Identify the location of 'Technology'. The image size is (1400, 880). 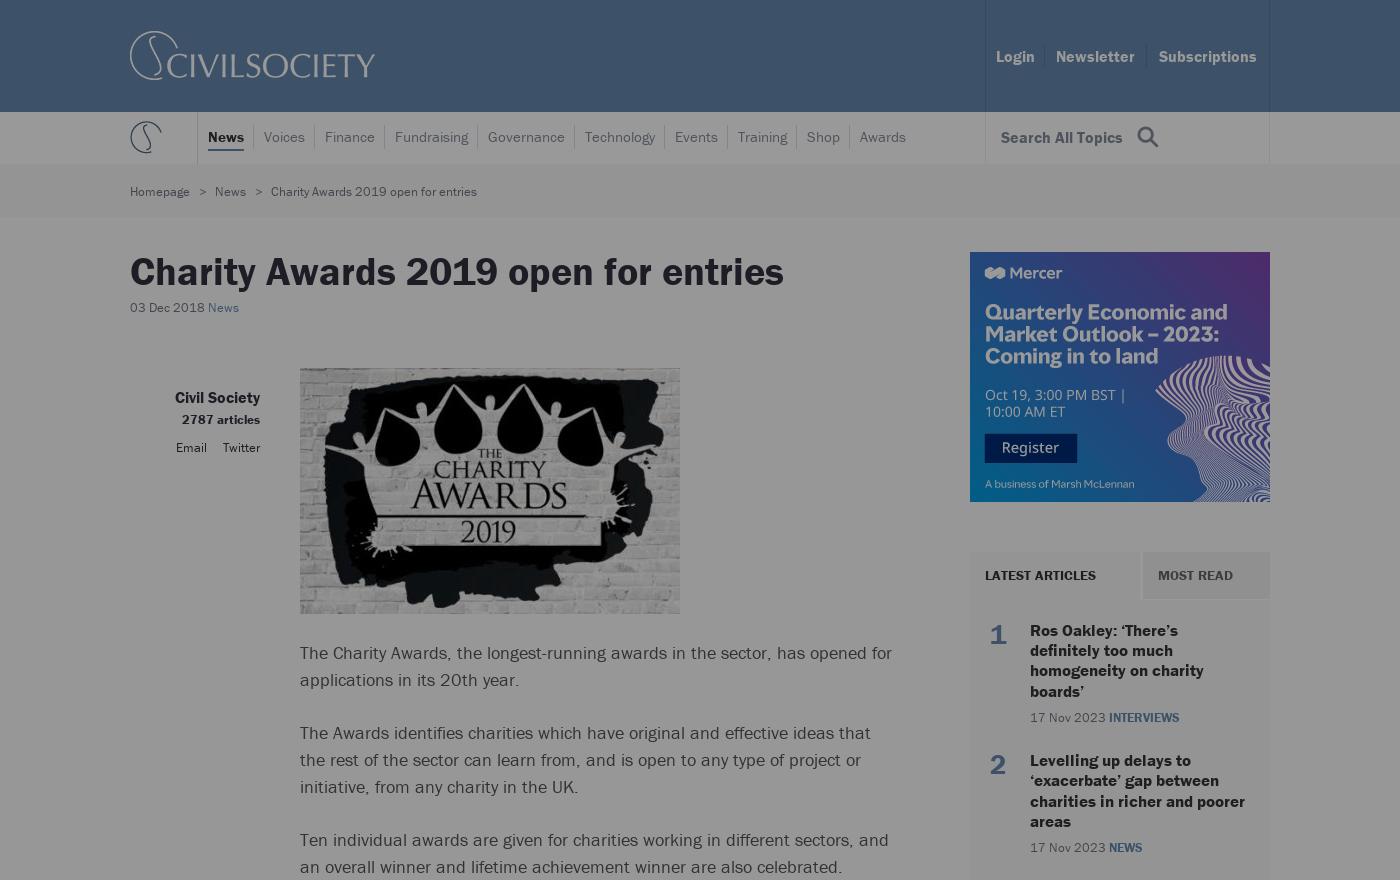
(620, 136).